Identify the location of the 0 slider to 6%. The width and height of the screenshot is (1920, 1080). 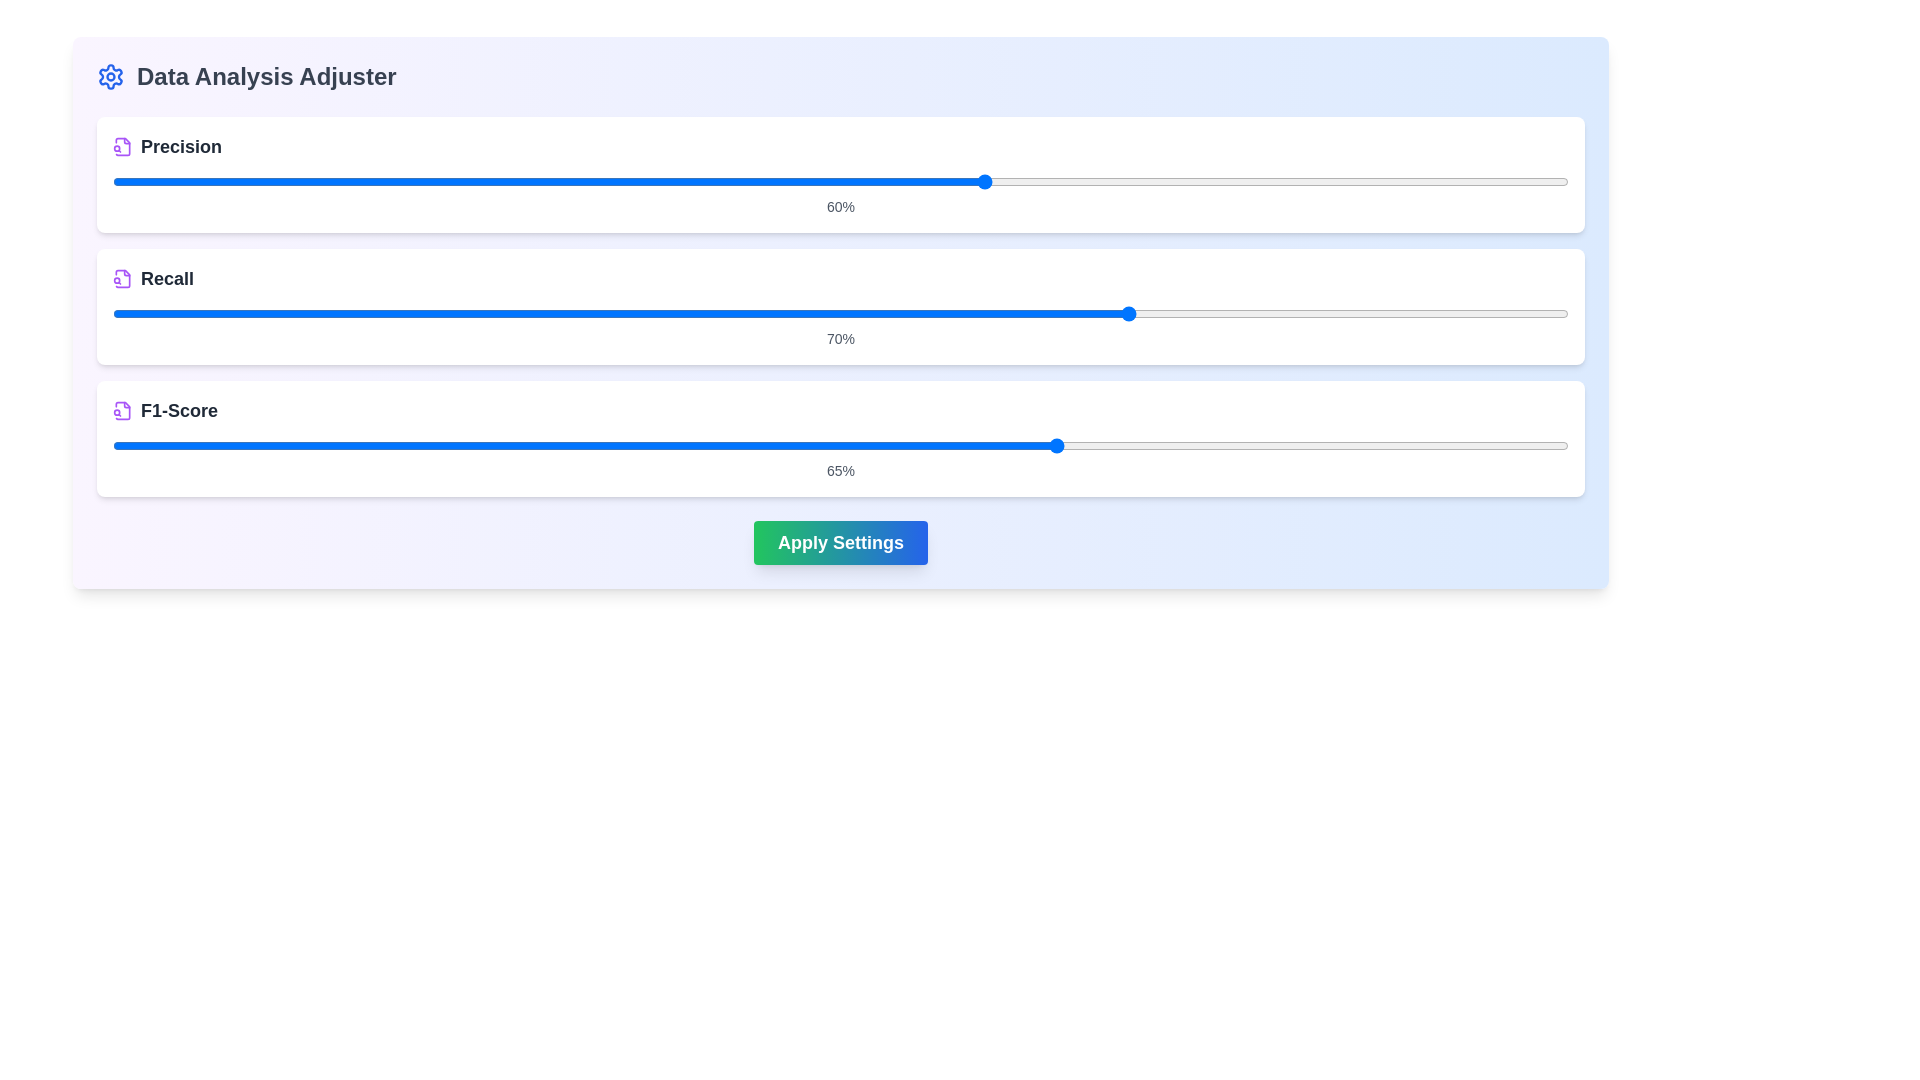
(883, 181).